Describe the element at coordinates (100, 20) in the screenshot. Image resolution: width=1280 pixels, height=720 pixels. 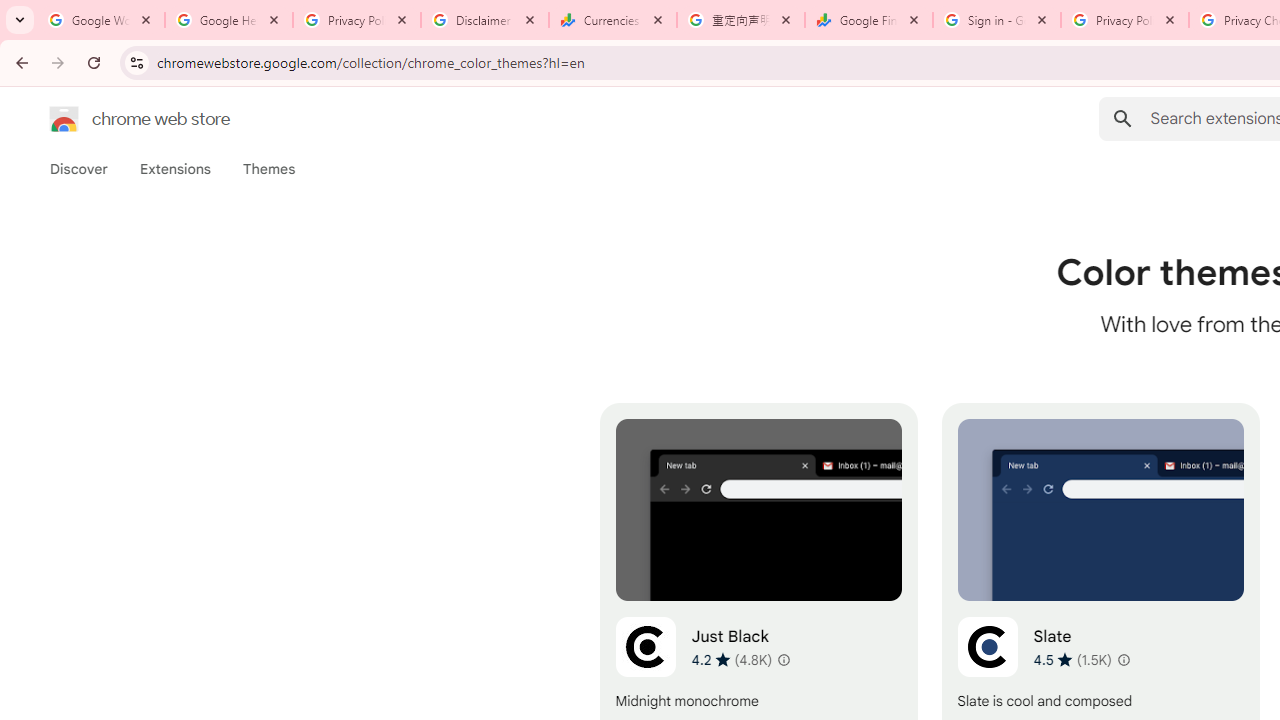
I see `'Google Workspace Admin Community'` at that location.